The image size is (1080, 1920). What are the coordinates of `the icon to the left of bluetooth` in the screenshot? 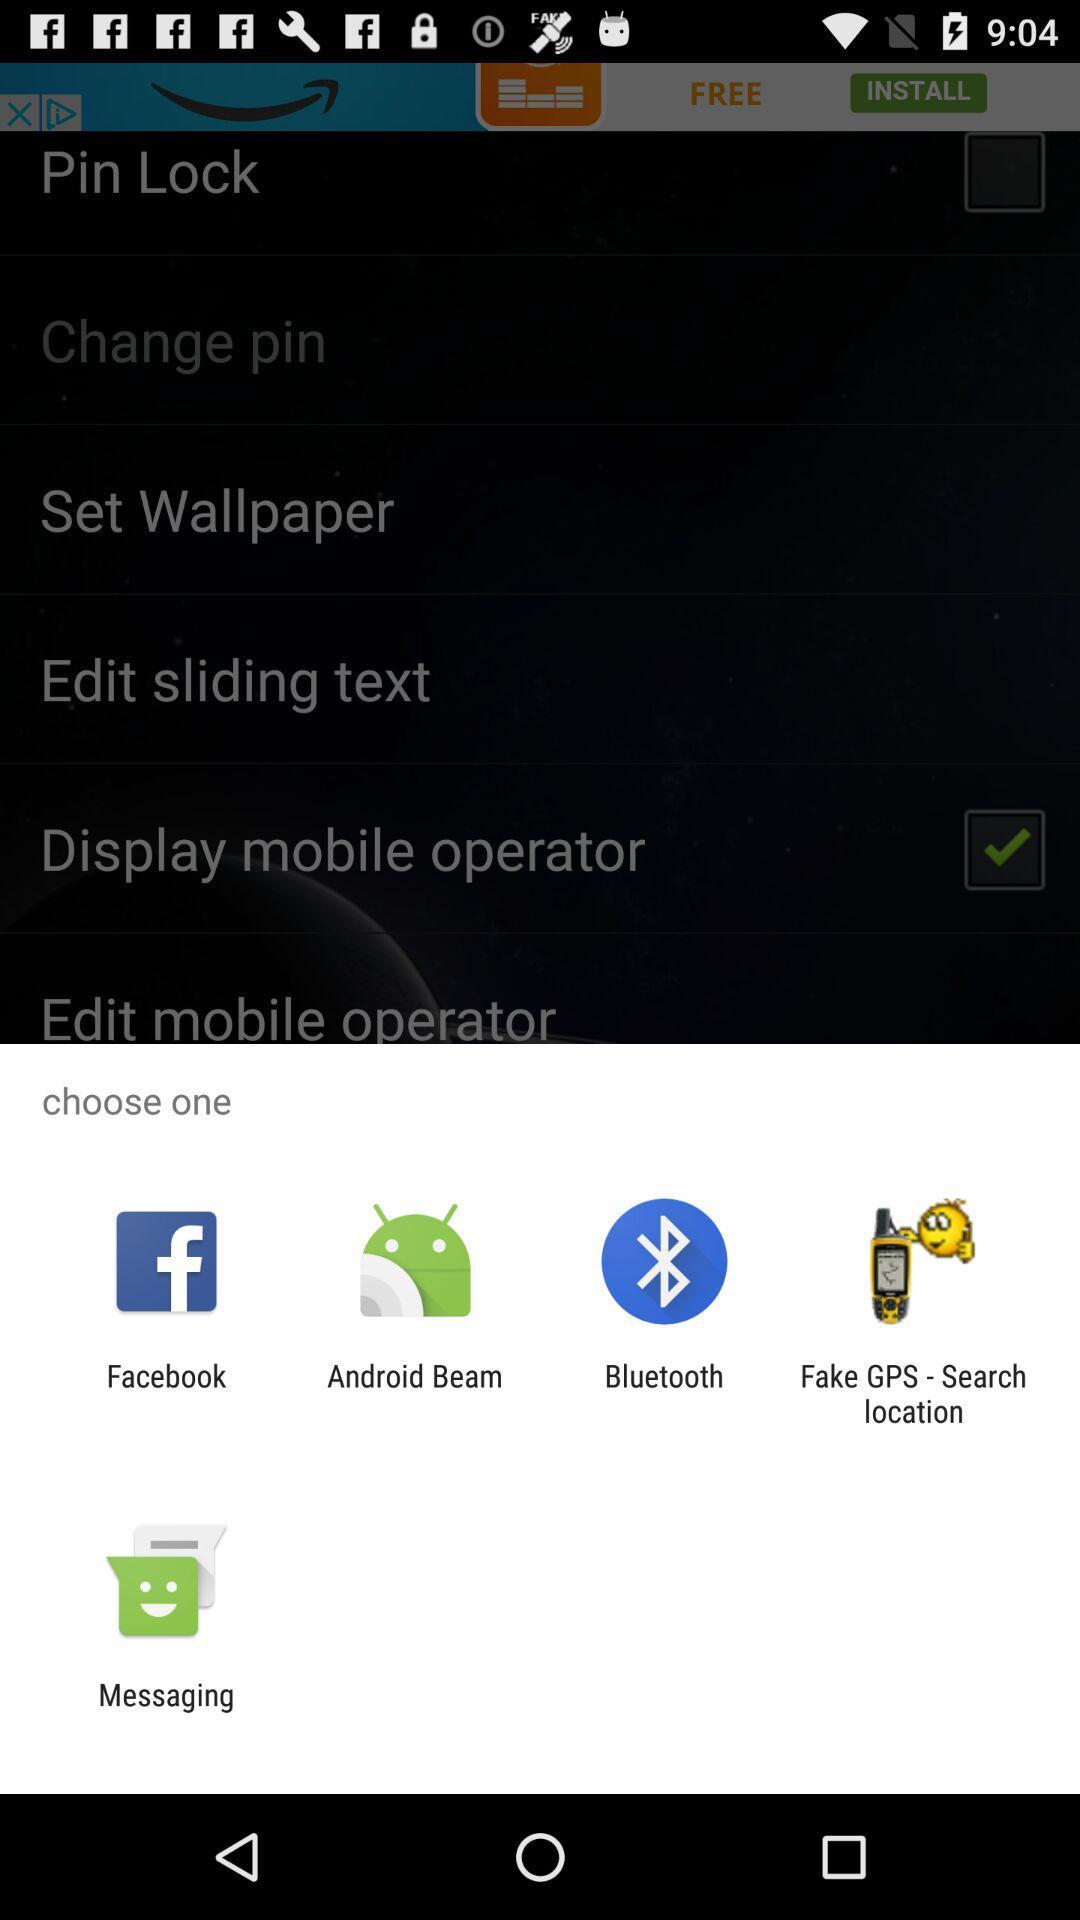 It's located at (414, 1392).